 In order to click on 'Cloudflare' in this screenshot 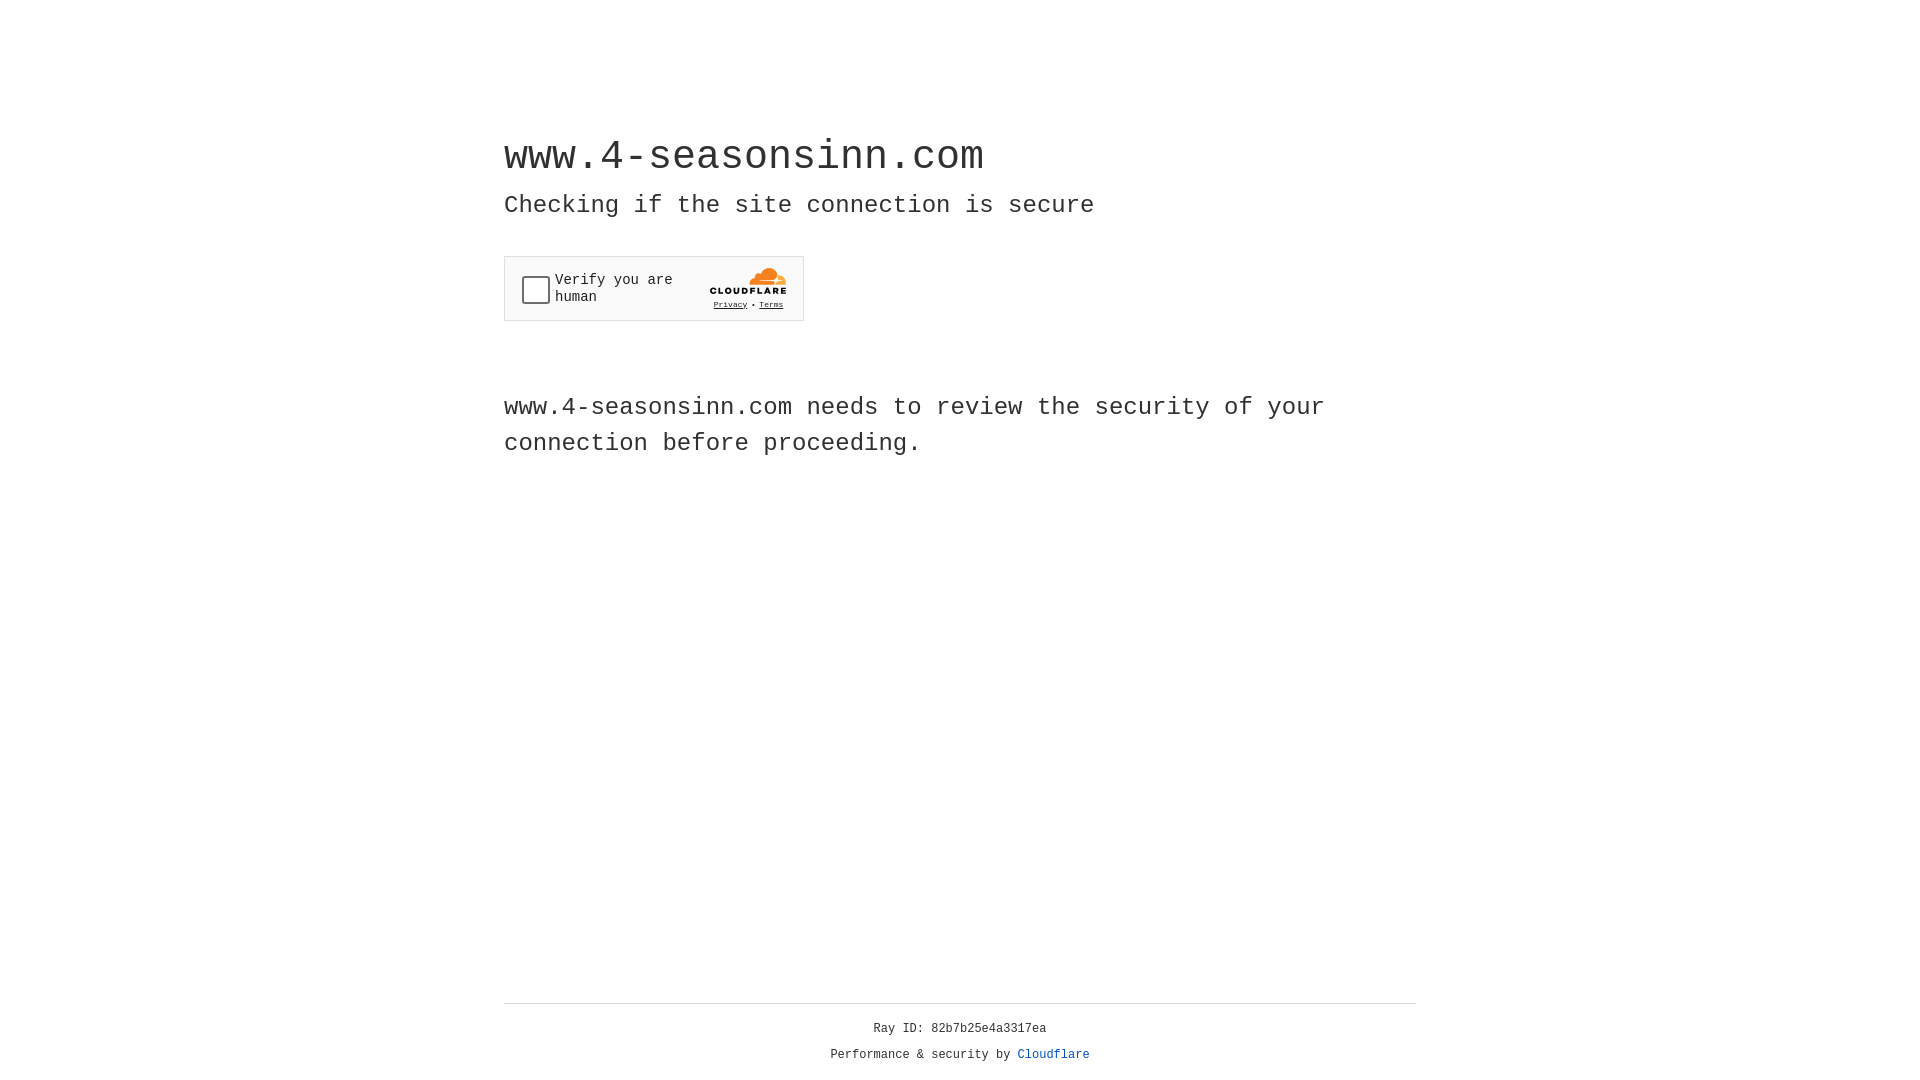, I will do `click(1053, 1054)`.